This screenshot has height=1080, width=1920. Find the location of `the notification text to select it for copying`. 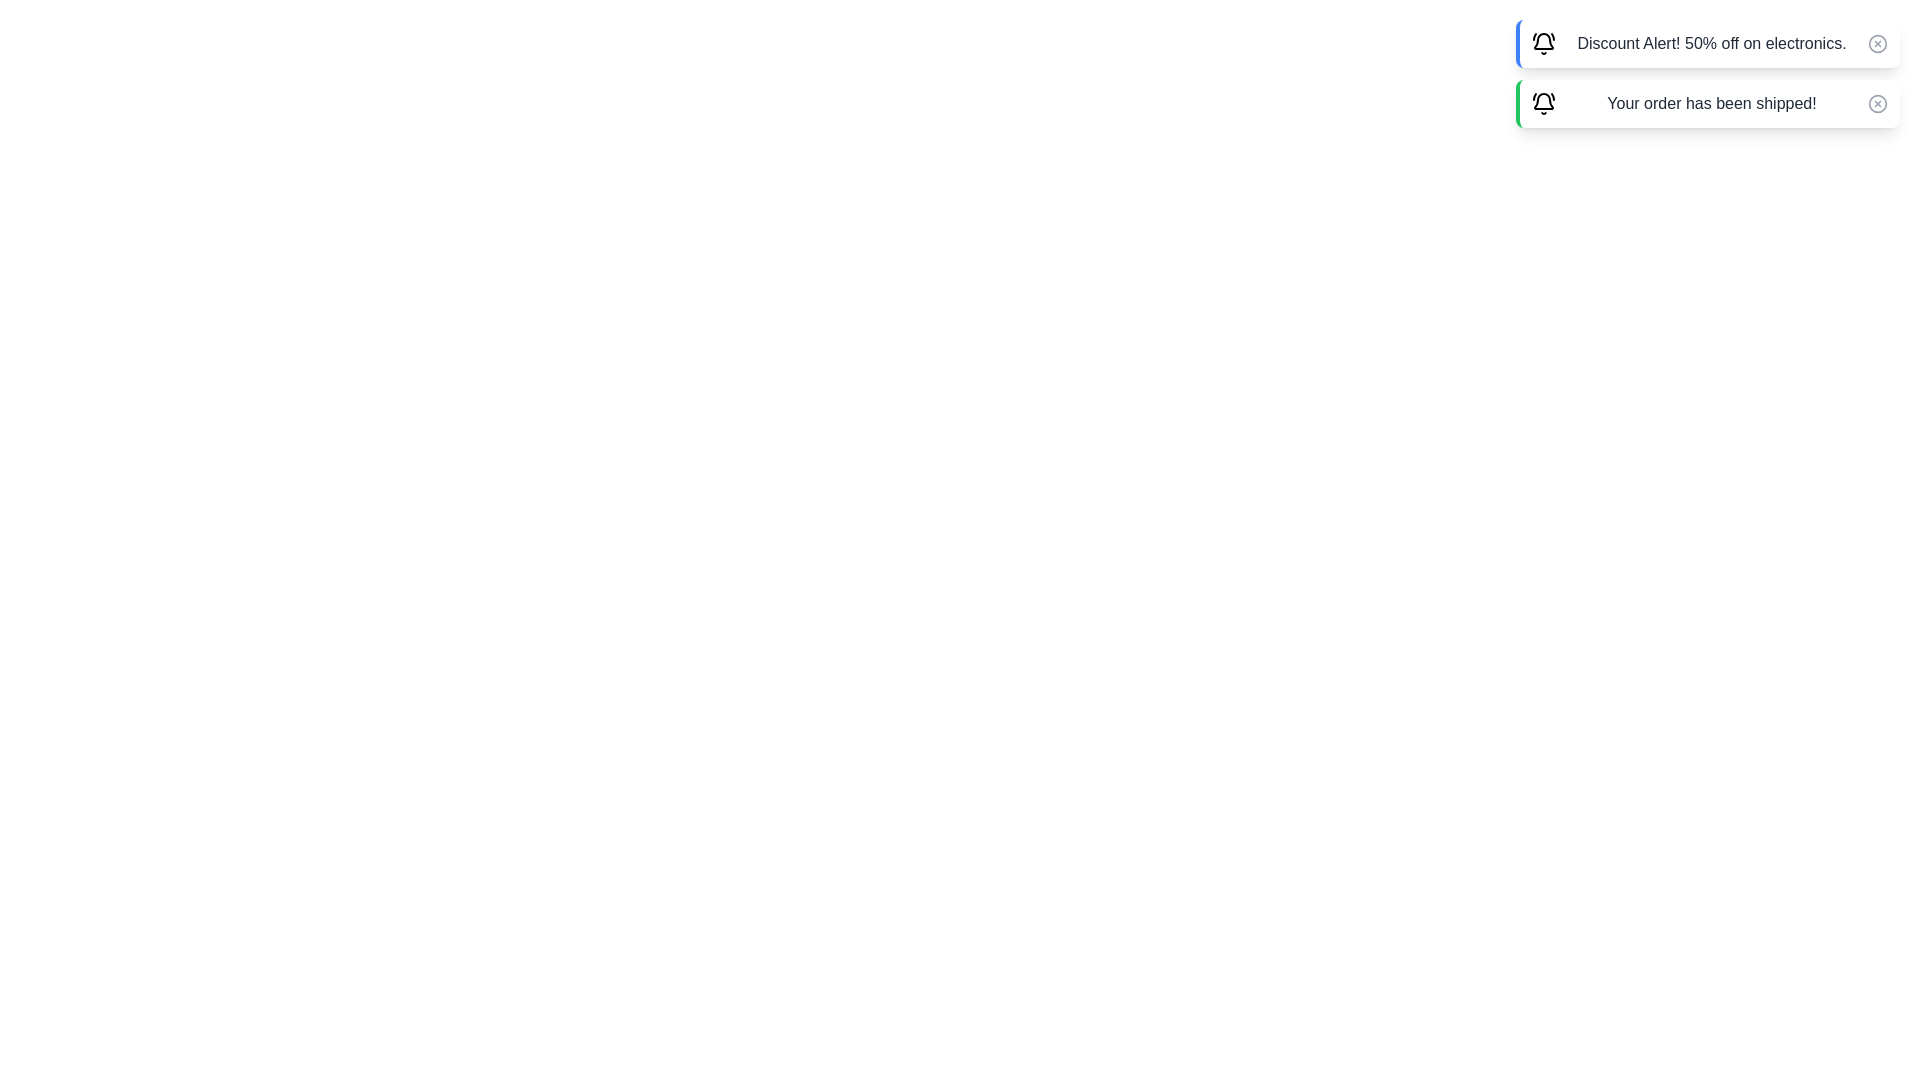

the notification text to select it for copying is located at coordinates (1707, 43).